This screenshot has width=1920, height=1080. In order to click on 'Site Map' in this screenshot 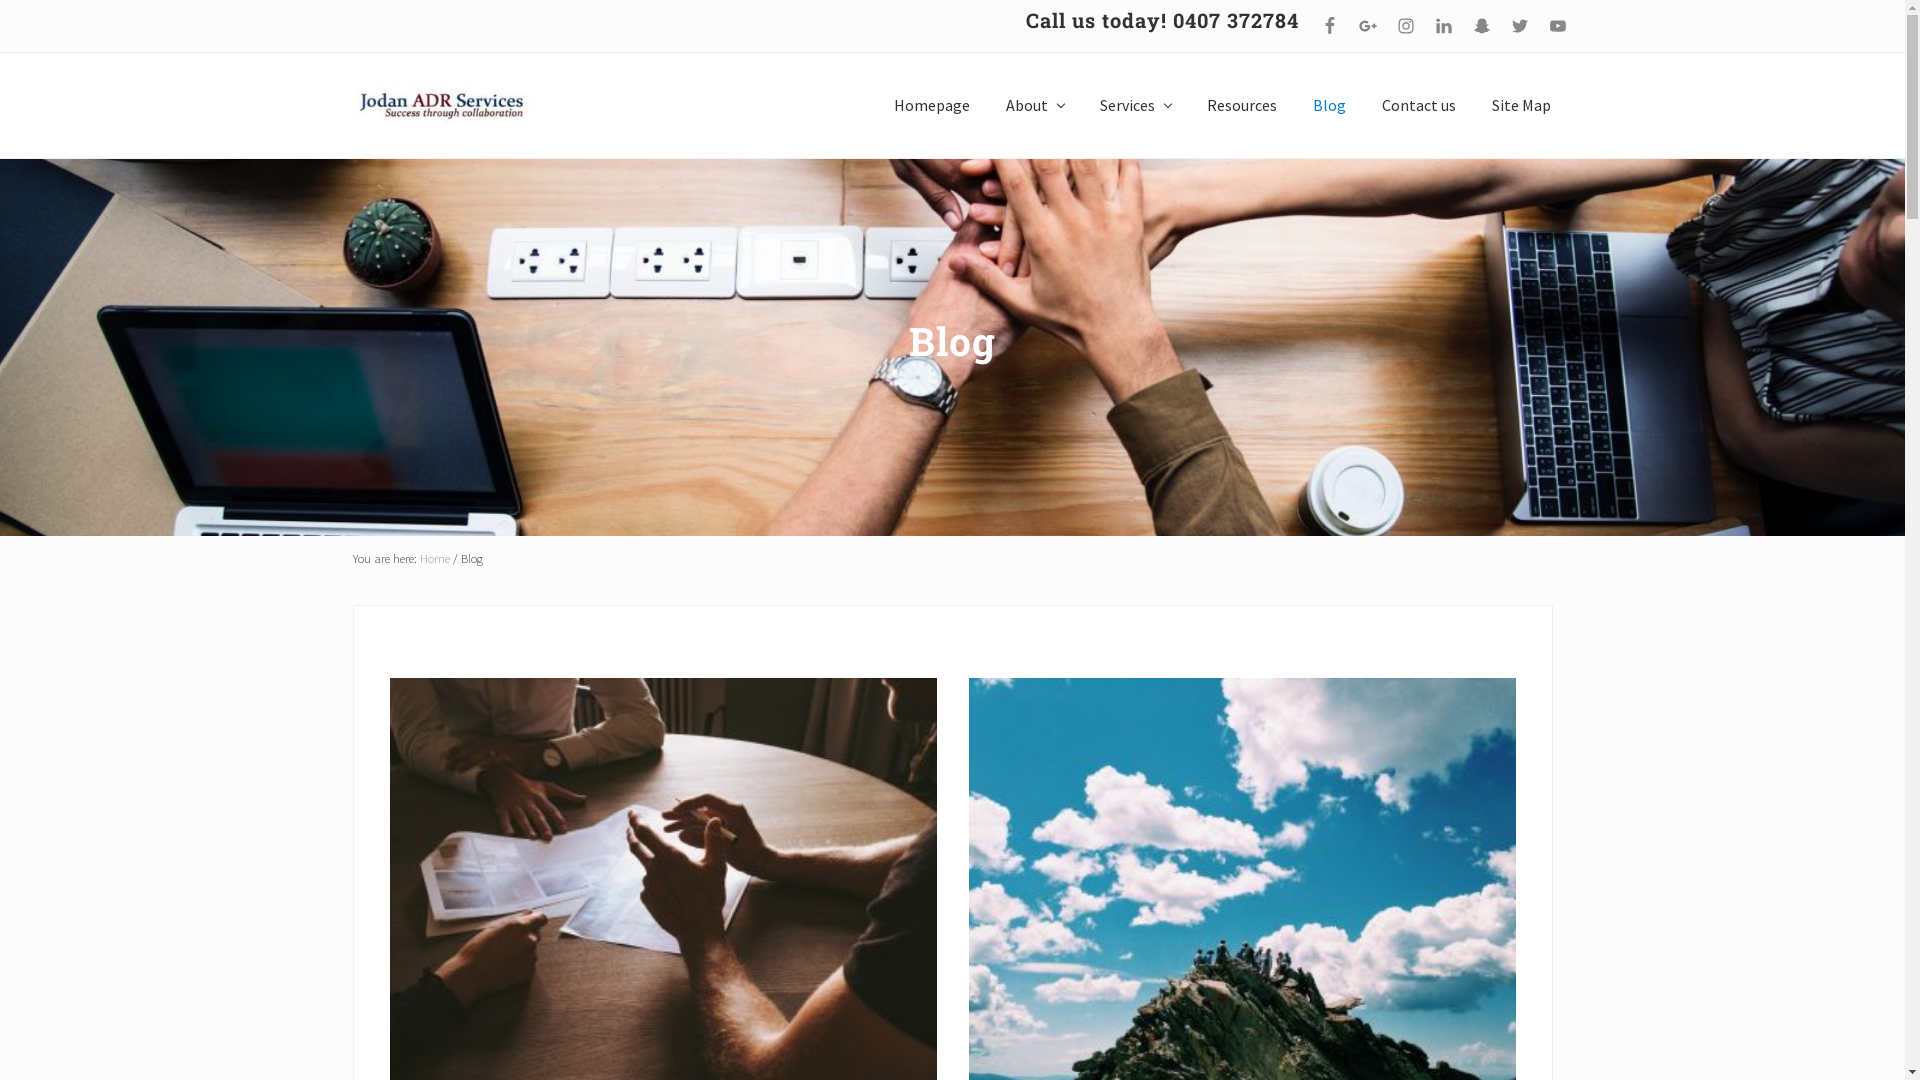, I will do `click(1476, 104)`.